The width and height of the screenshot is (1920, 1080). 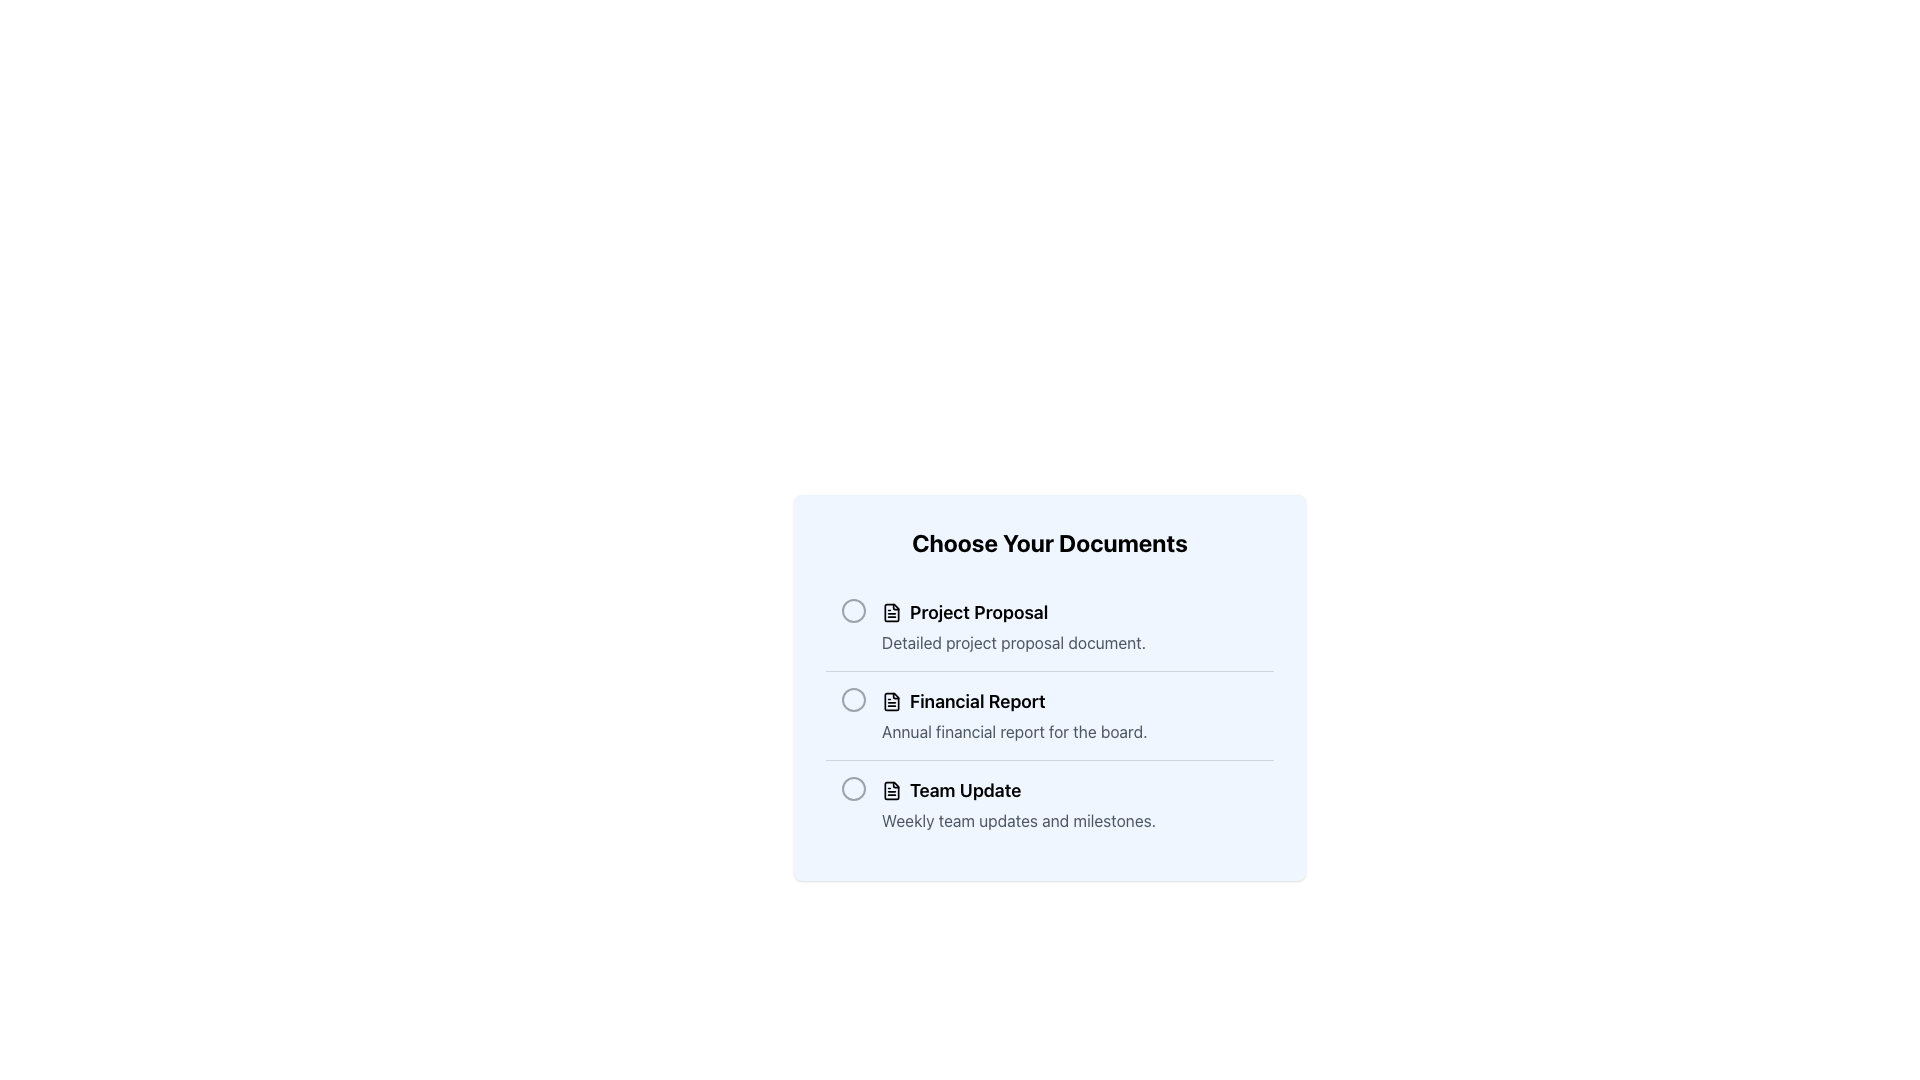 I want to click on the document icon associated with the 'Project Proposal' entry, which is located to the left of the title in the topmost position of the list, so click(x=891, y=612).